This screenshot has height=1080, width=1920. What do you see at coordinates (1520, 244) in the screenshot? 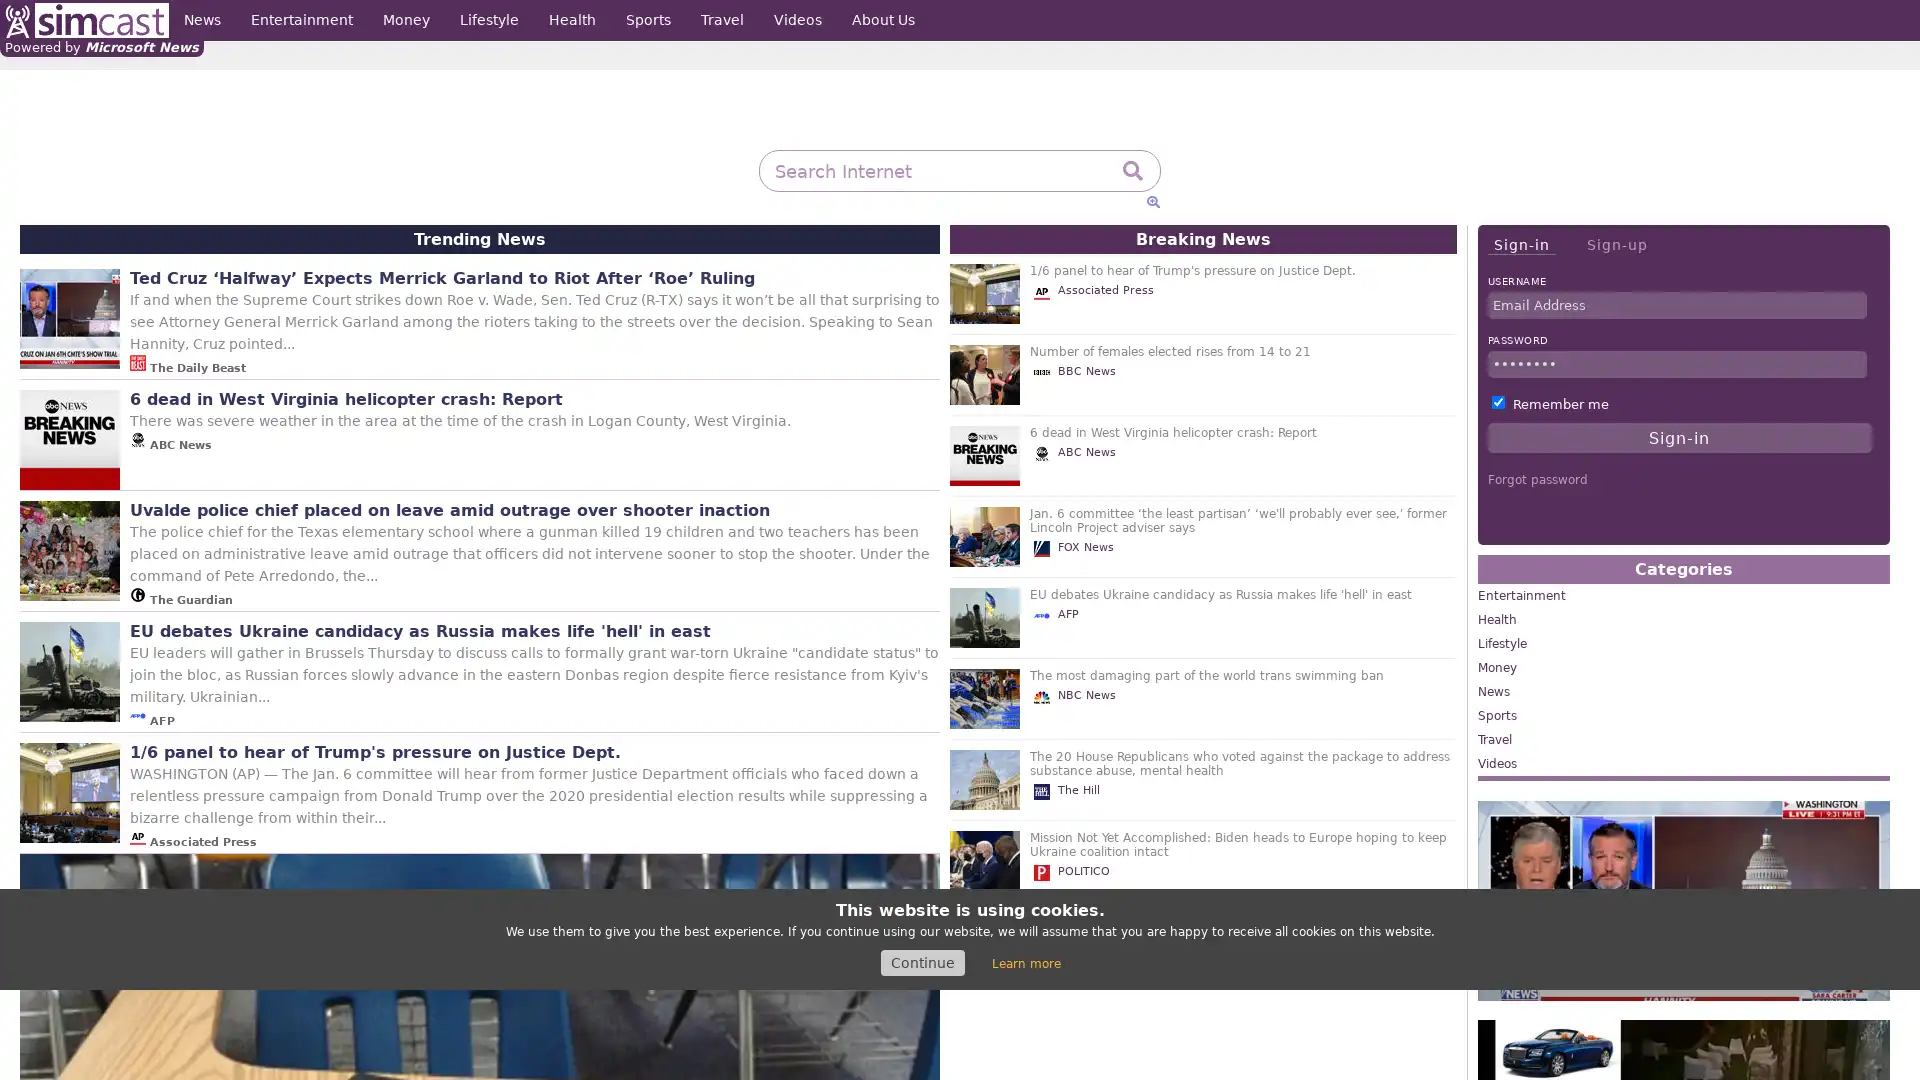
I see `Sign-in` at bounding box center [1520, 244].